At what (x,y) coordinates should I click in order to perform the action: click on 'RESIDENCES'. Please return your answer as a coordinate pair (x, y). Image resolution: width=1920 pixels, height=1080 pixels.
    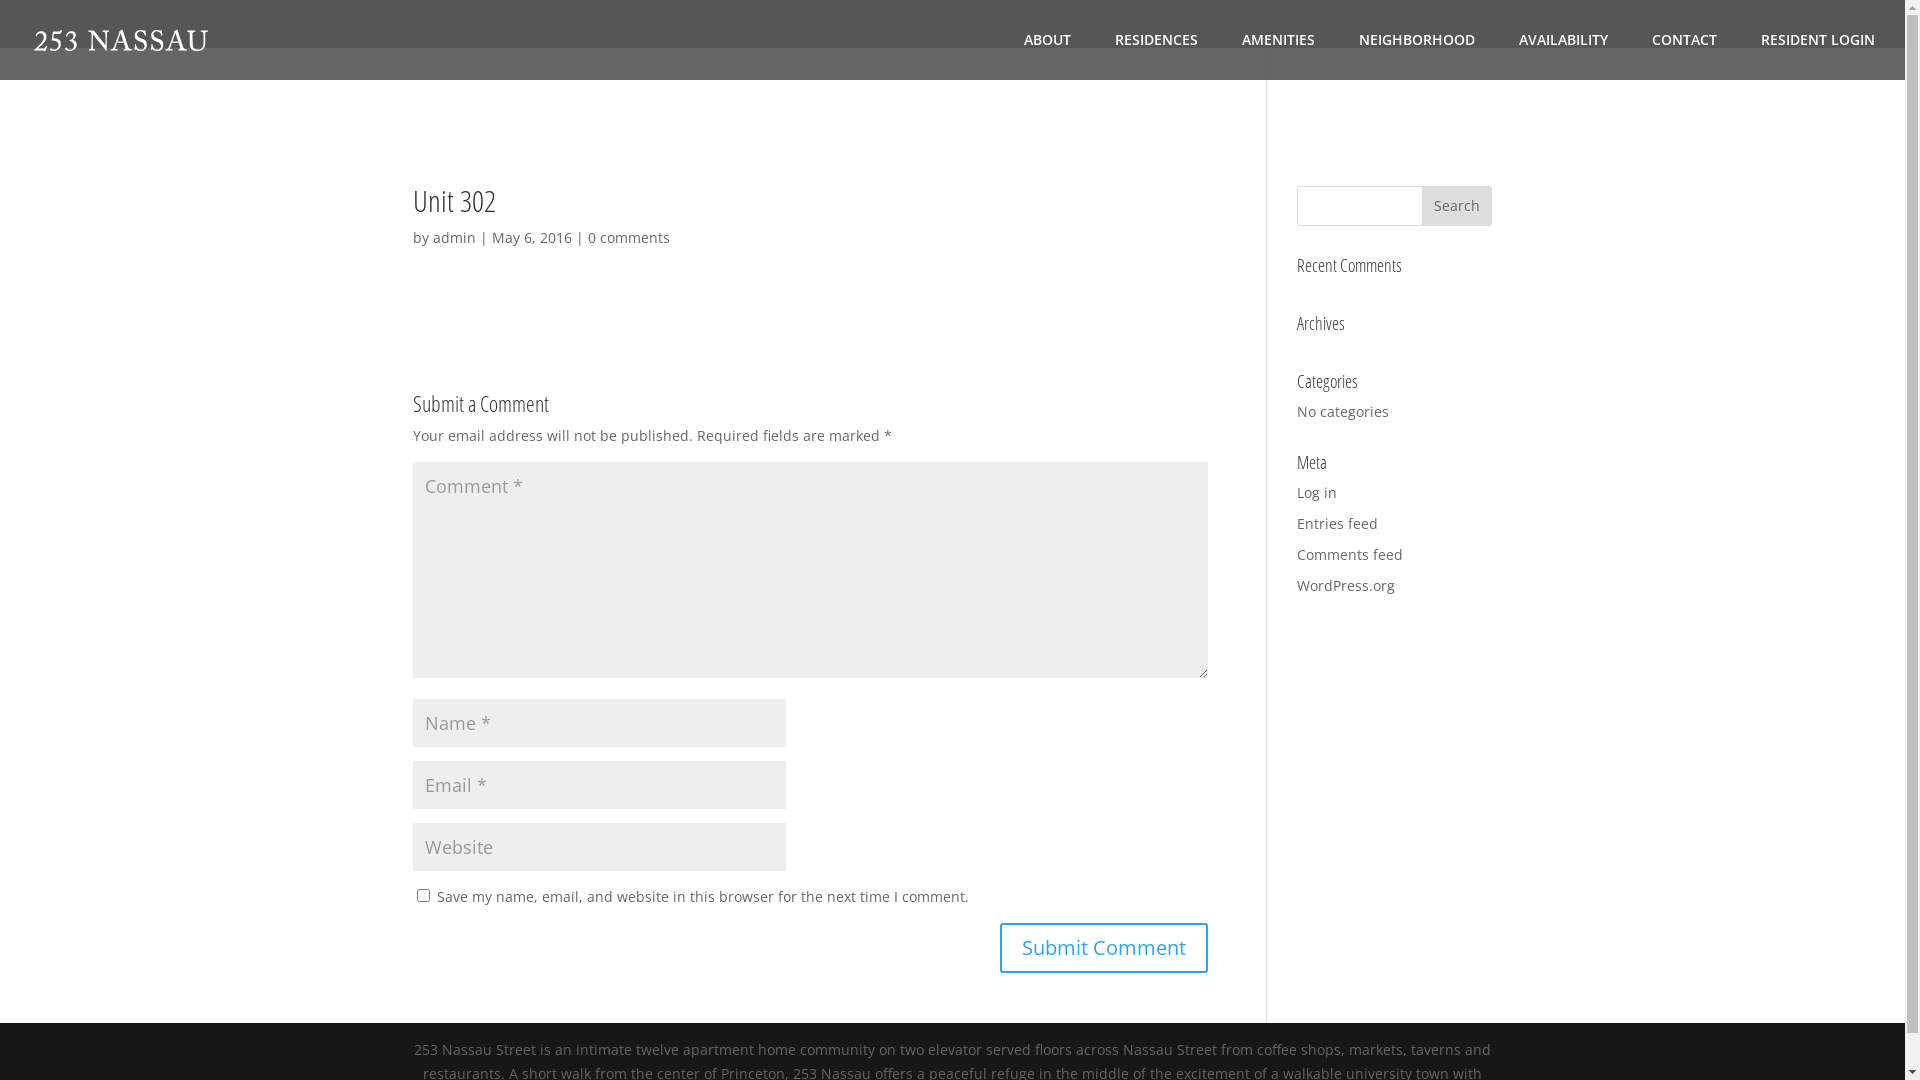
    Looking at the image, I should click on (1156, 55).